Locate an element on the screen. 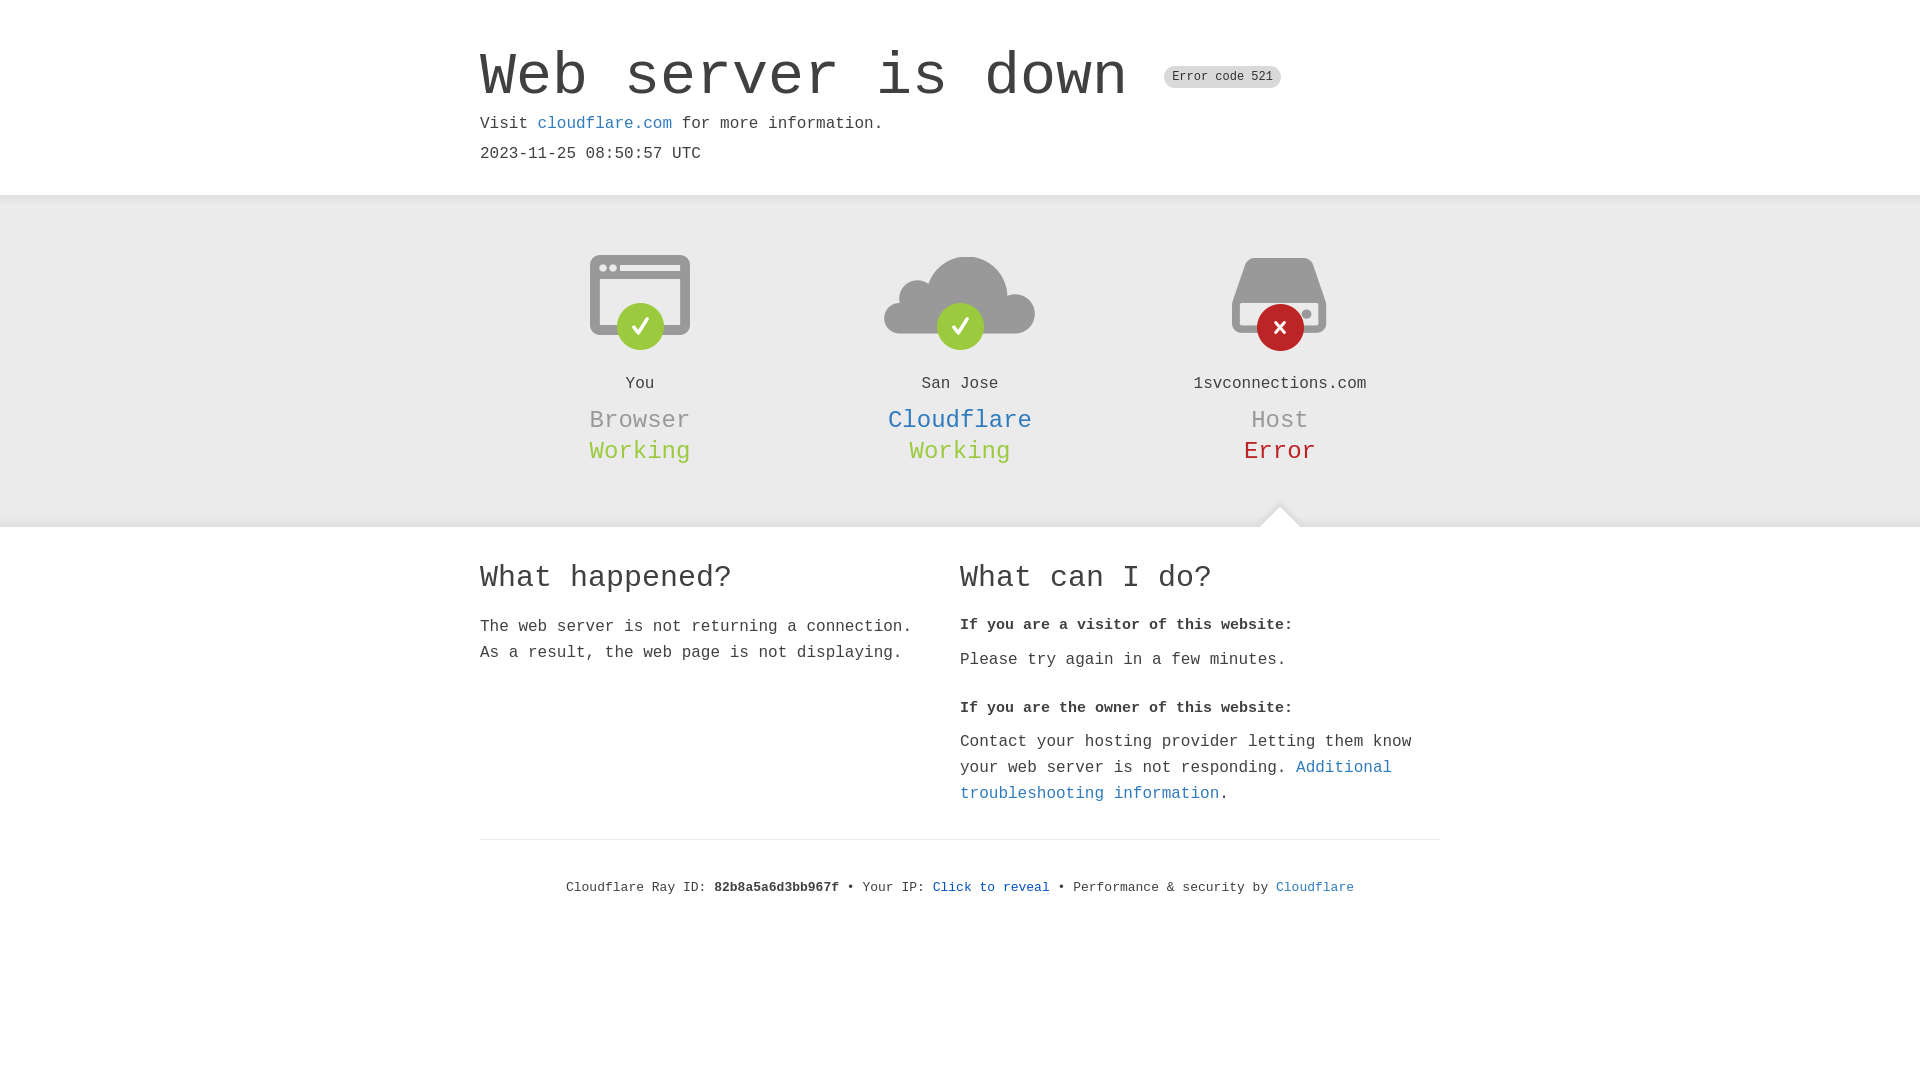 The image size is (1920, 1080). 'Additional troubleshooting information' is located at coordinates (1176, 779).